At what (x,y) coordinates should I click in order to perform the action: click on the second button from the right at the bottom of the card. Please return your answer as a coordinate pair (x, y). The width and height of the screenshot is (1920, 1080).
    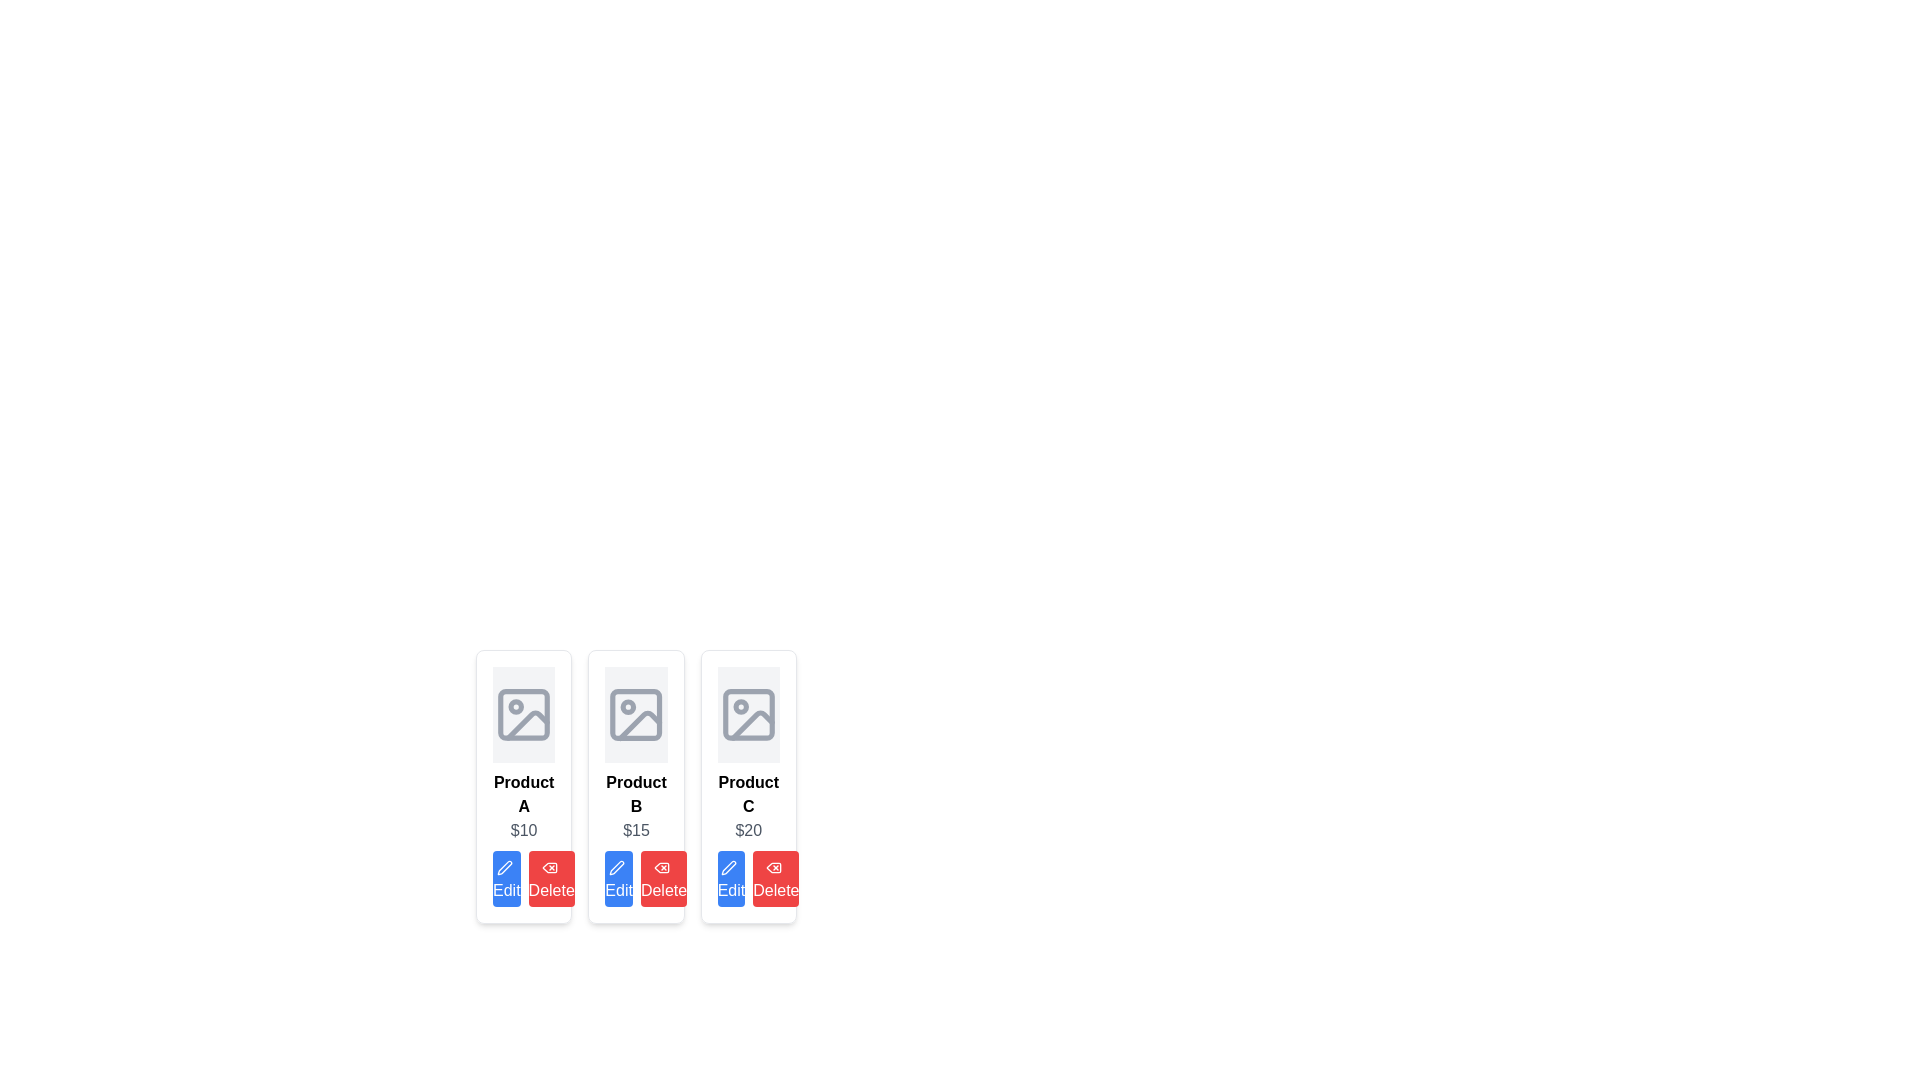
    Looking at the image, I should click on (663, 878).